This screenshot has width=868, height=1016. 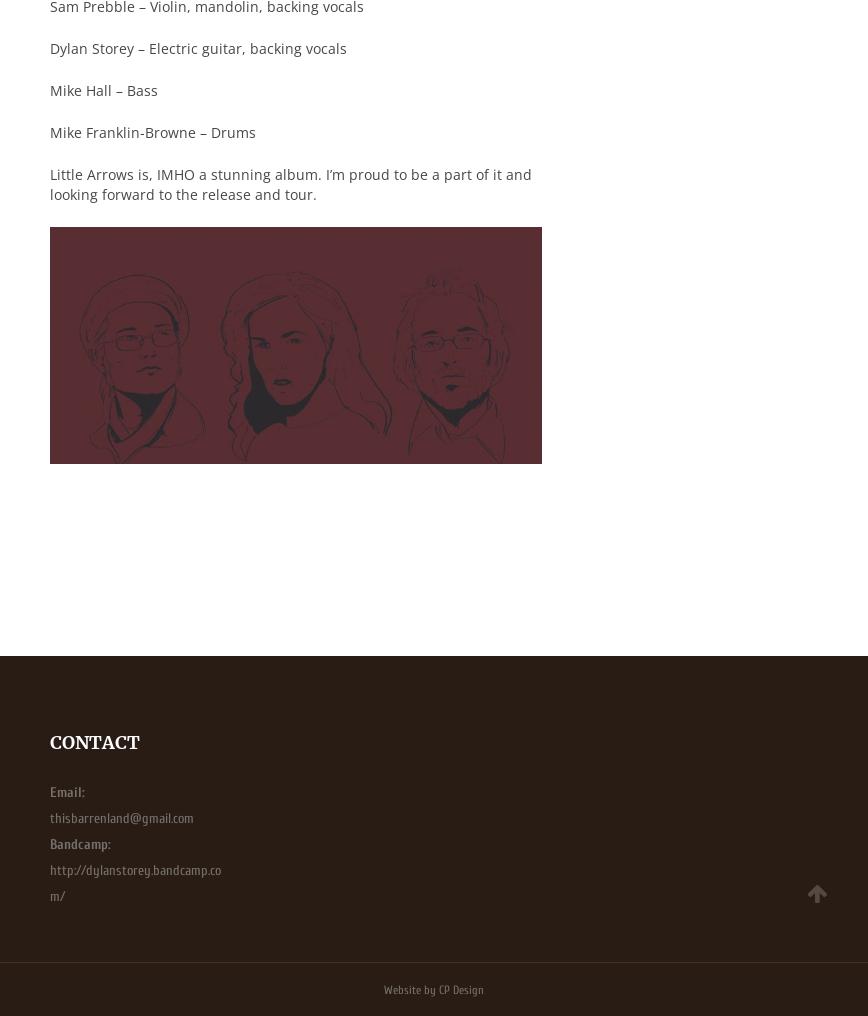 I want to click on 'http://dylanstorey.bandcamp.com/', so click(x=135, y=883).